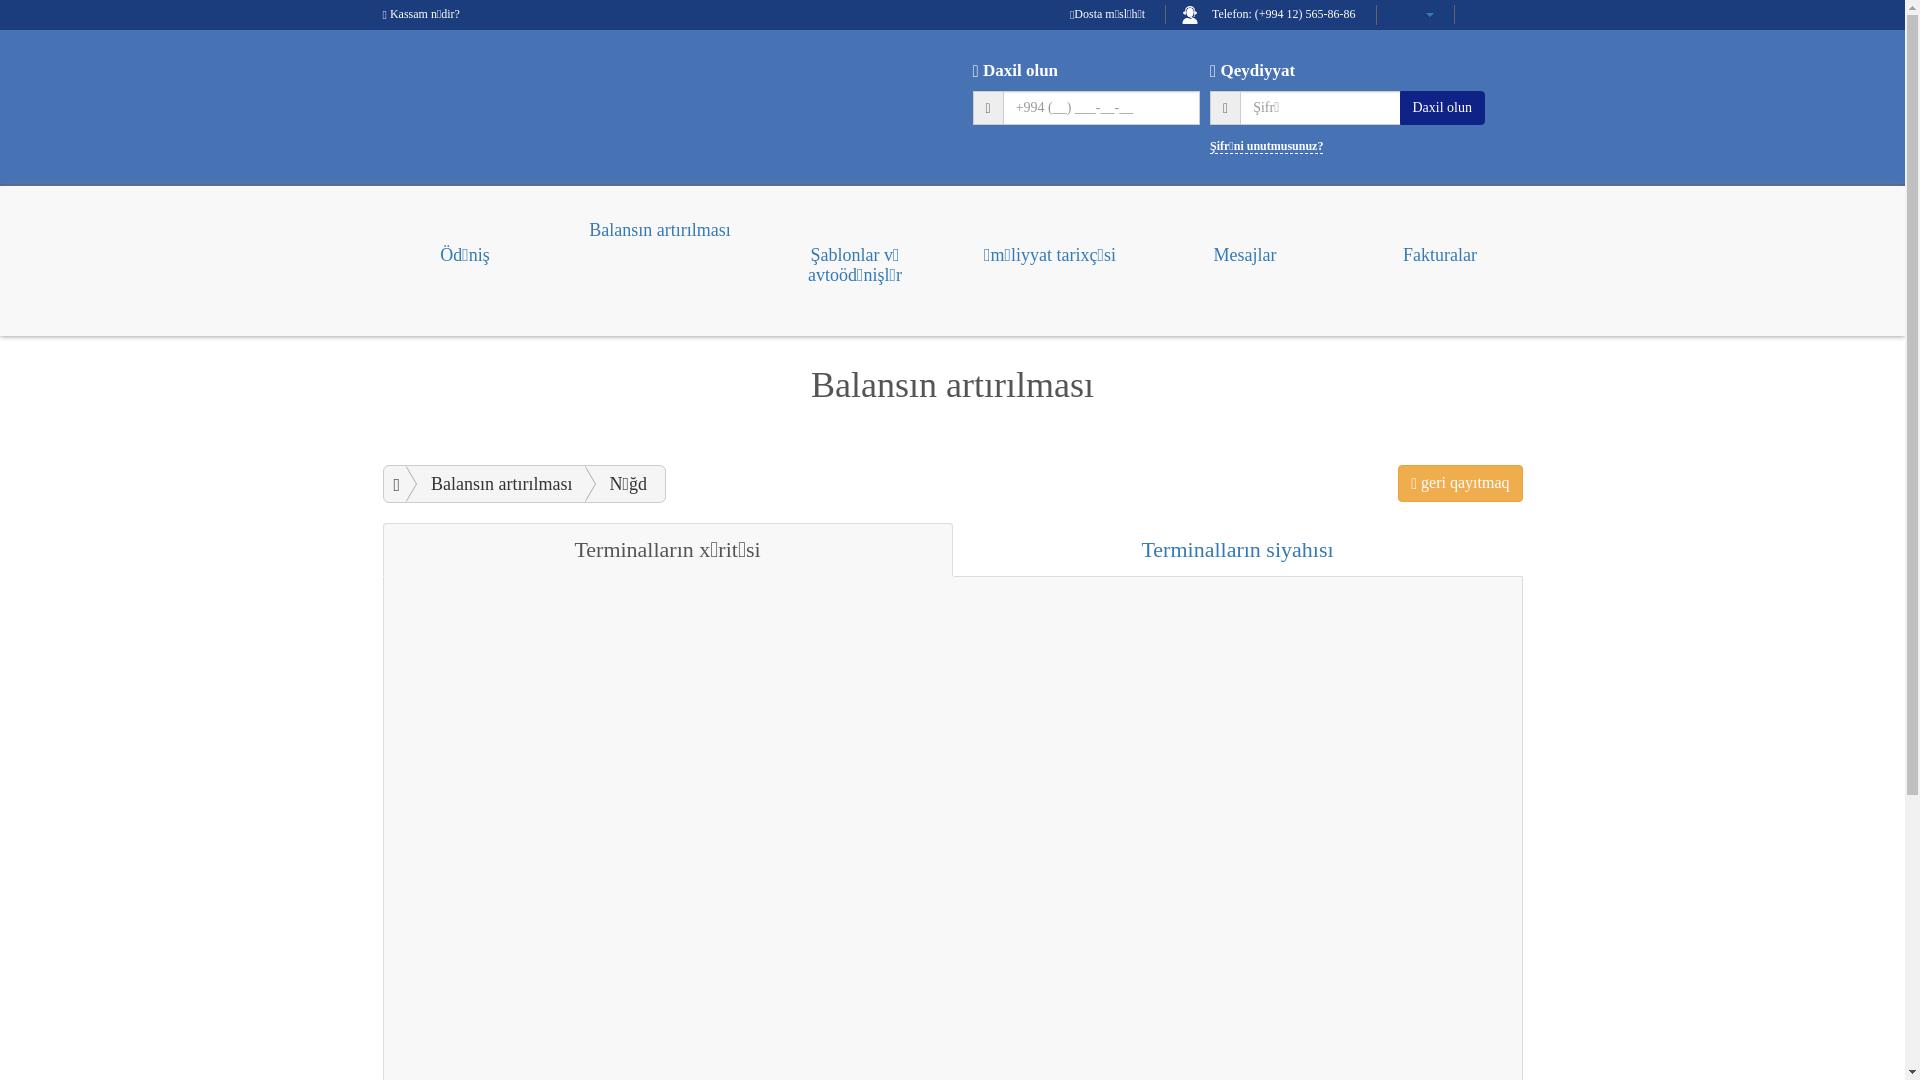 The width and height of the screenshot is (1920, 1080). Describe the element at coordinates (1513, 14) in the screenshot. I see `'twitter'` at that location.